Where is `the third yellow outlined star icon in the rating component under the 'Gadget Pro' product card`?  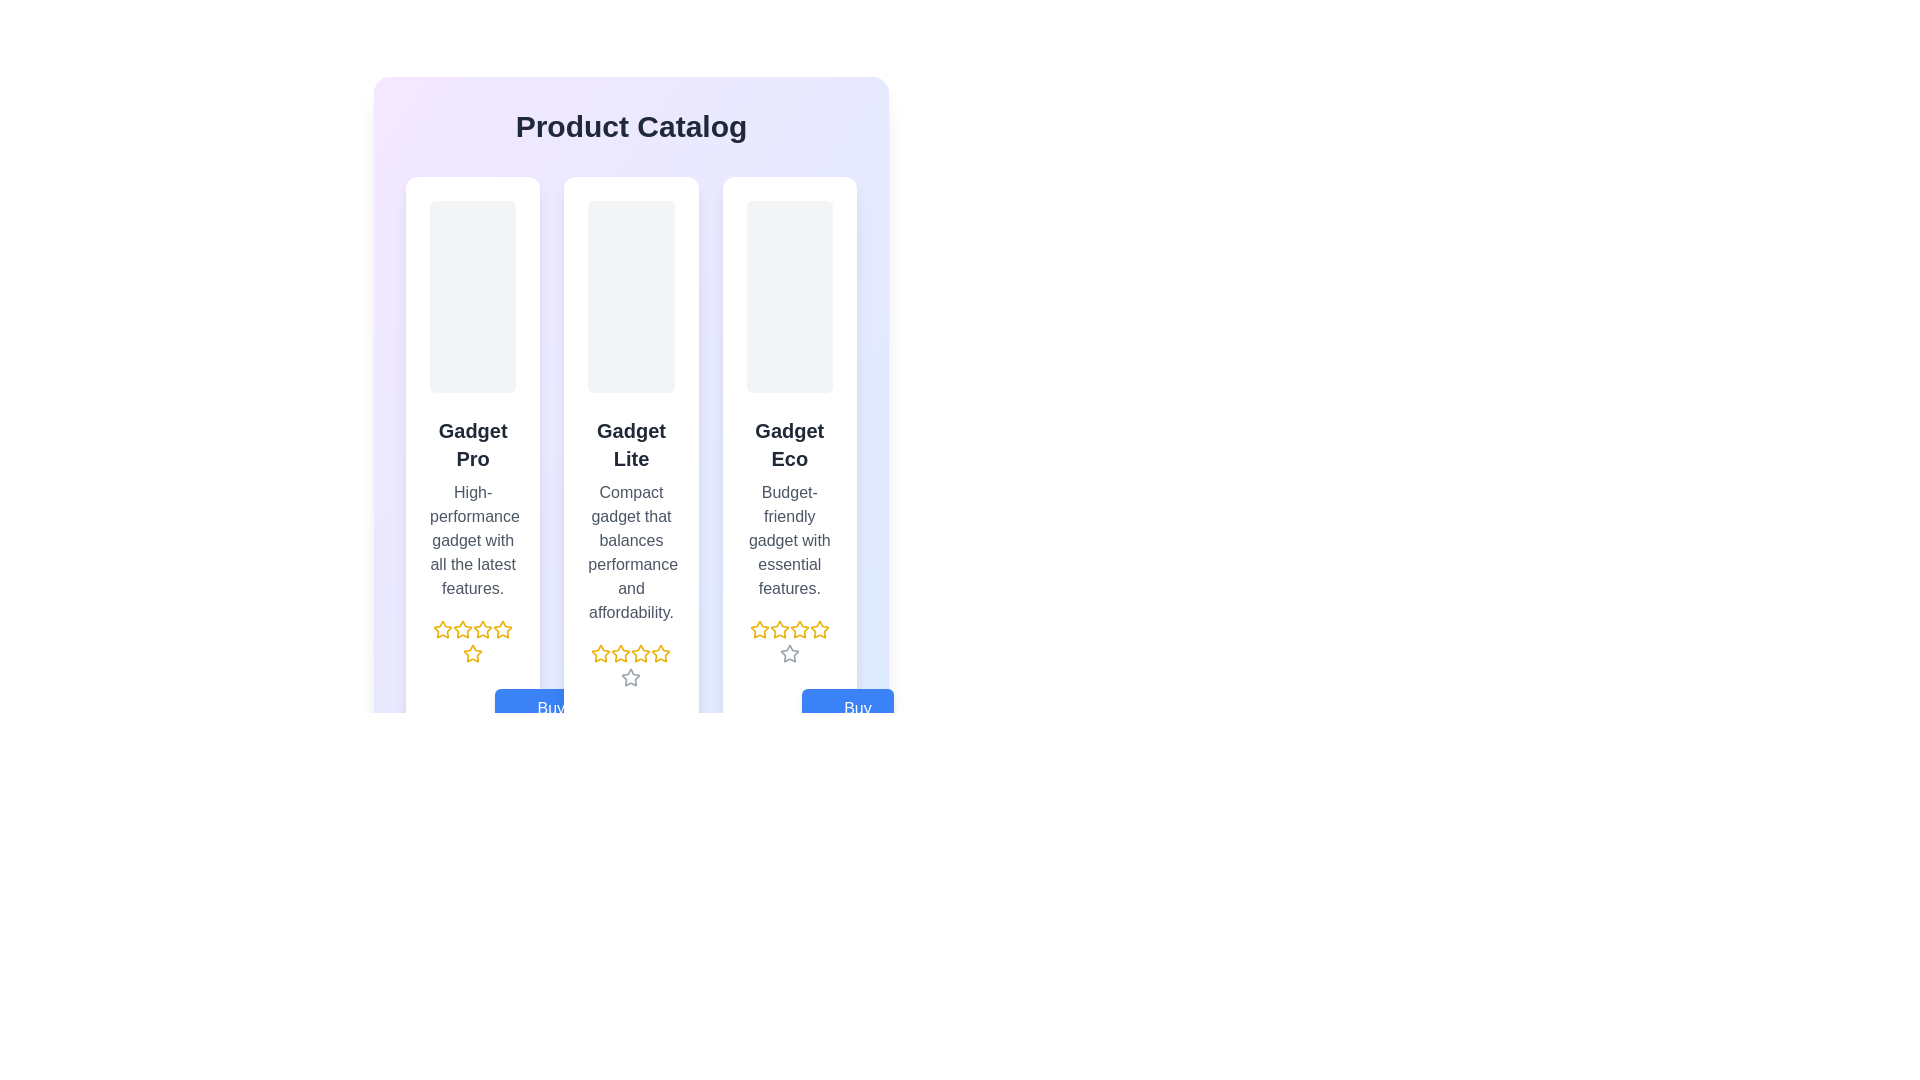 the third yellow outlined star icon in the rating component under the 'Gadget Pro' product card is located at coordinates (462, 628).